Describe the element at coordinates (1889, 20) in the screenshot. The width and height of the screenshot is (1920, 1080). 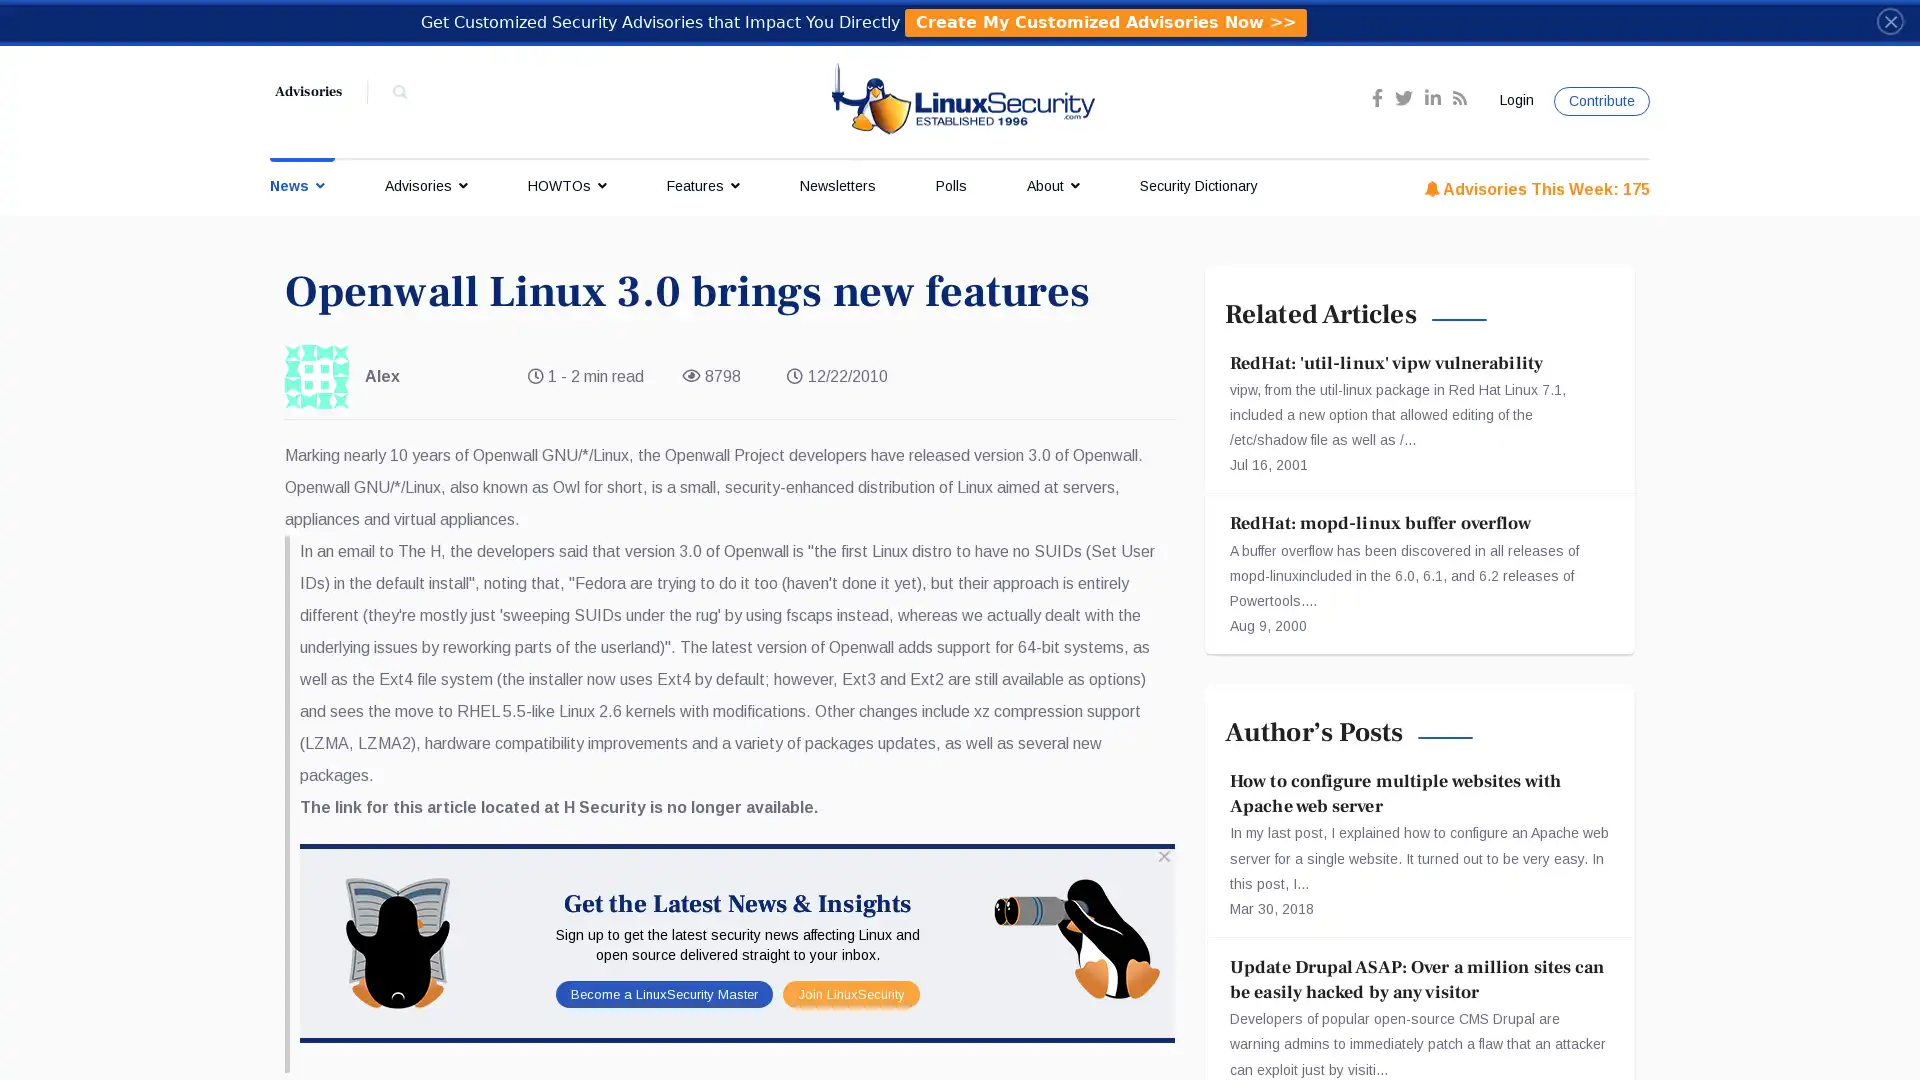
I see `Close` at that location.